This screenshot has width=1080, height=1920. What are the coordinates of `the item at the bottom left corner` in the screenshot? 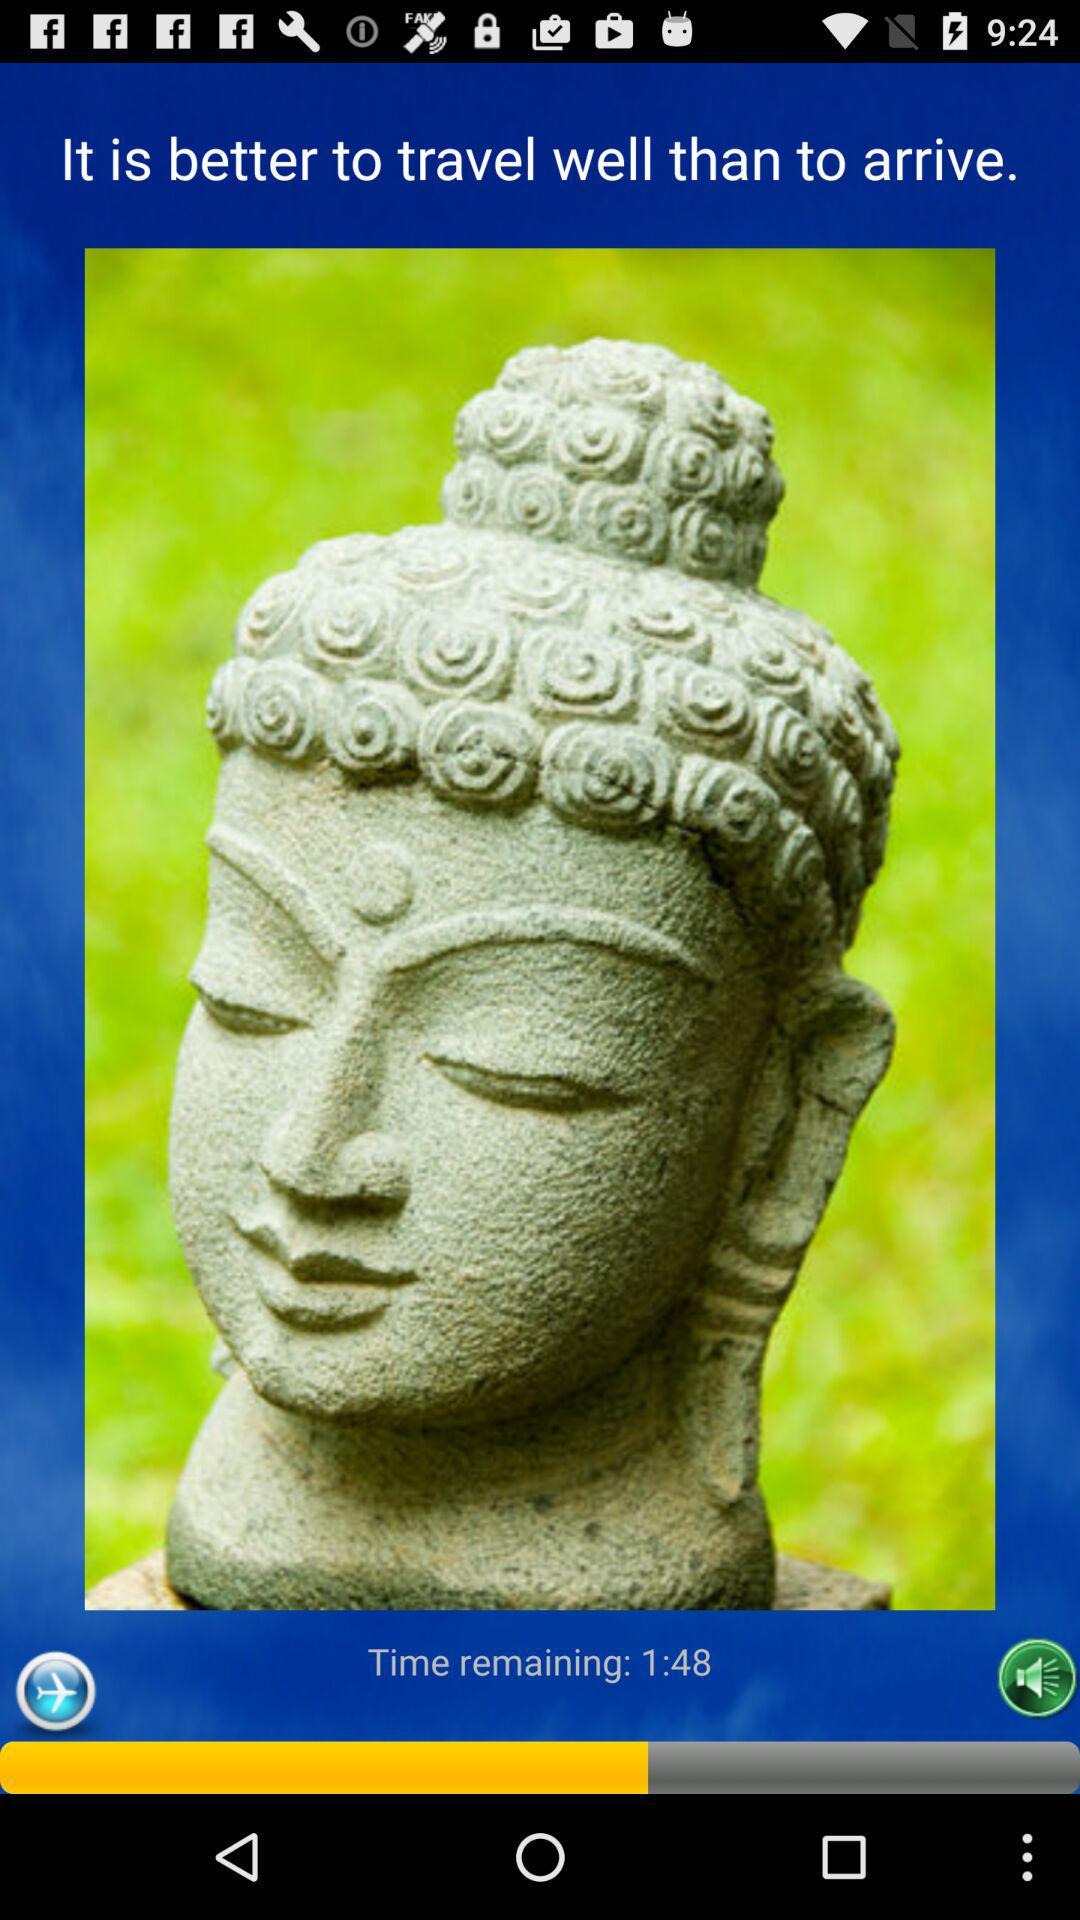 It's located at (54, 1691).